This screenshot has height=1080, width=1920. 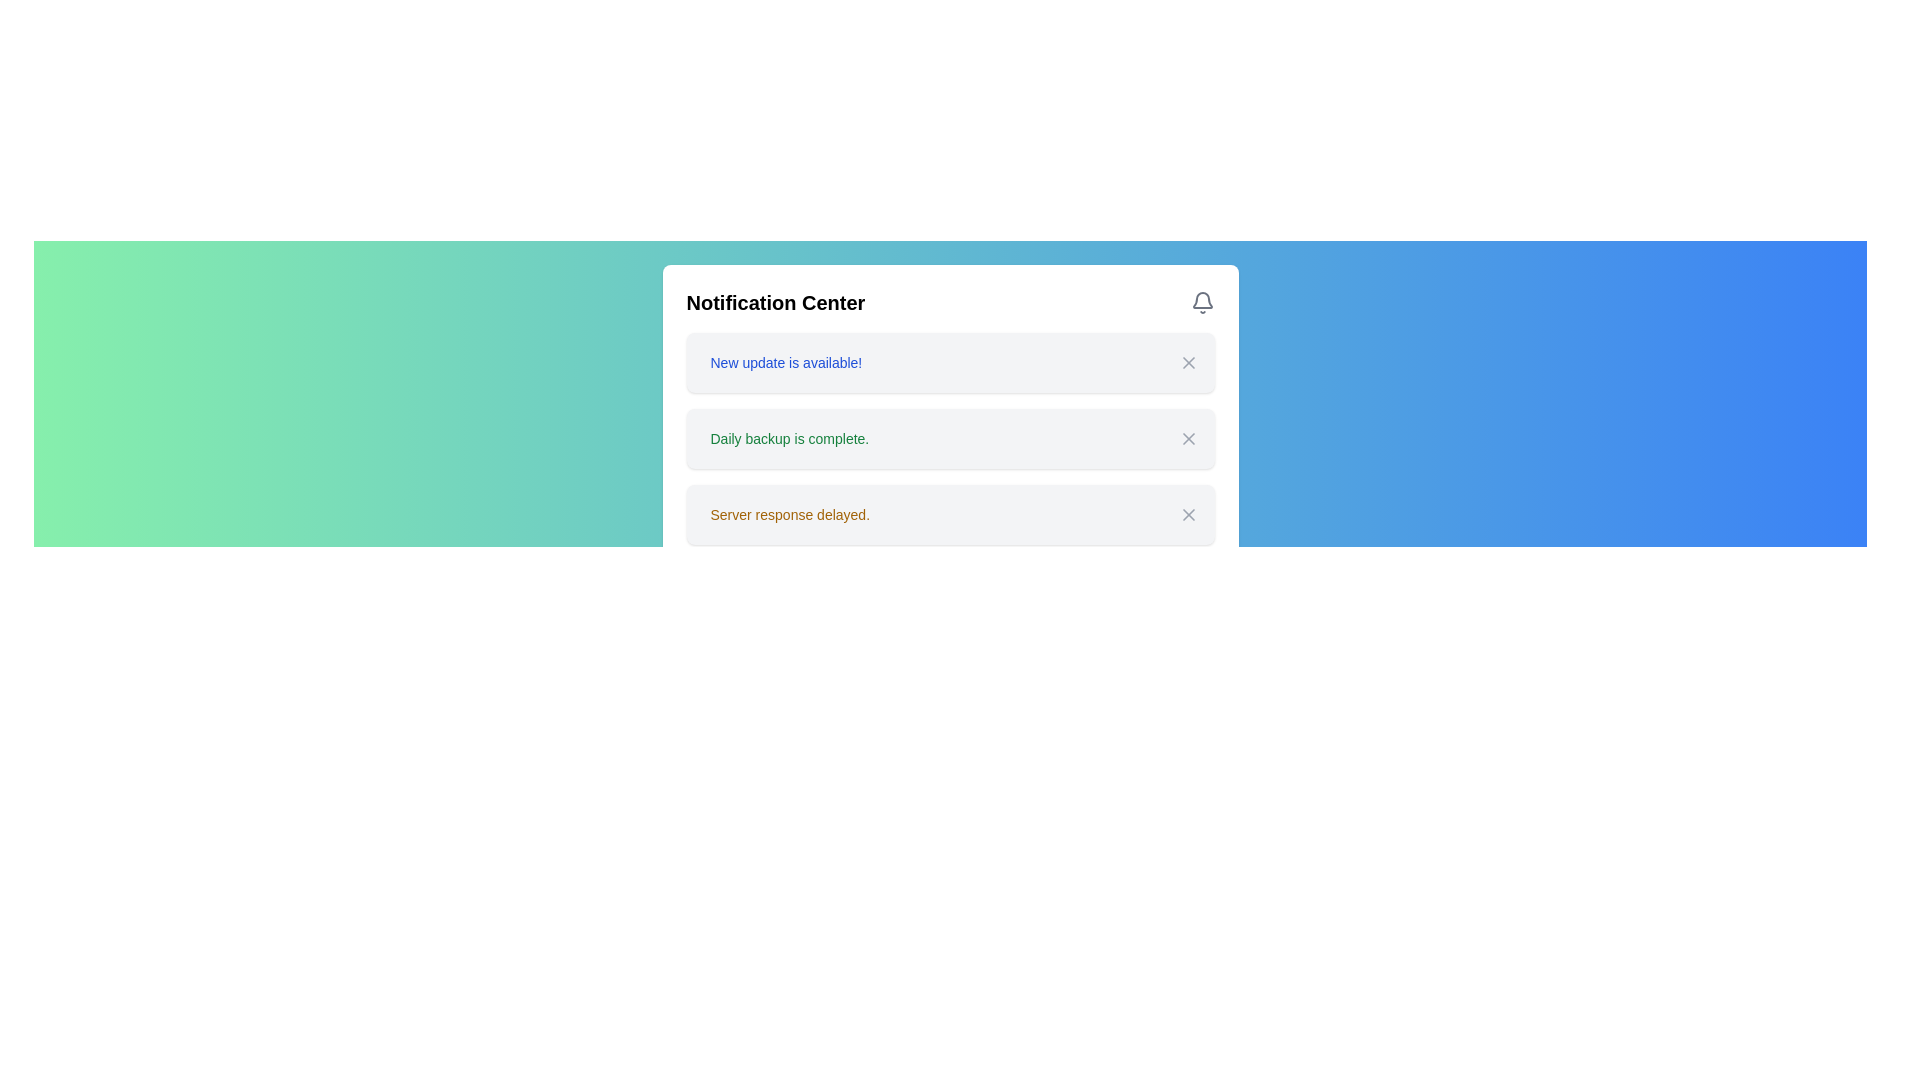 I want to click on the dismiss button located to the right of the text 'New update is available!' in the notification section to observe the color change effect, so click(x=1188, y=362).